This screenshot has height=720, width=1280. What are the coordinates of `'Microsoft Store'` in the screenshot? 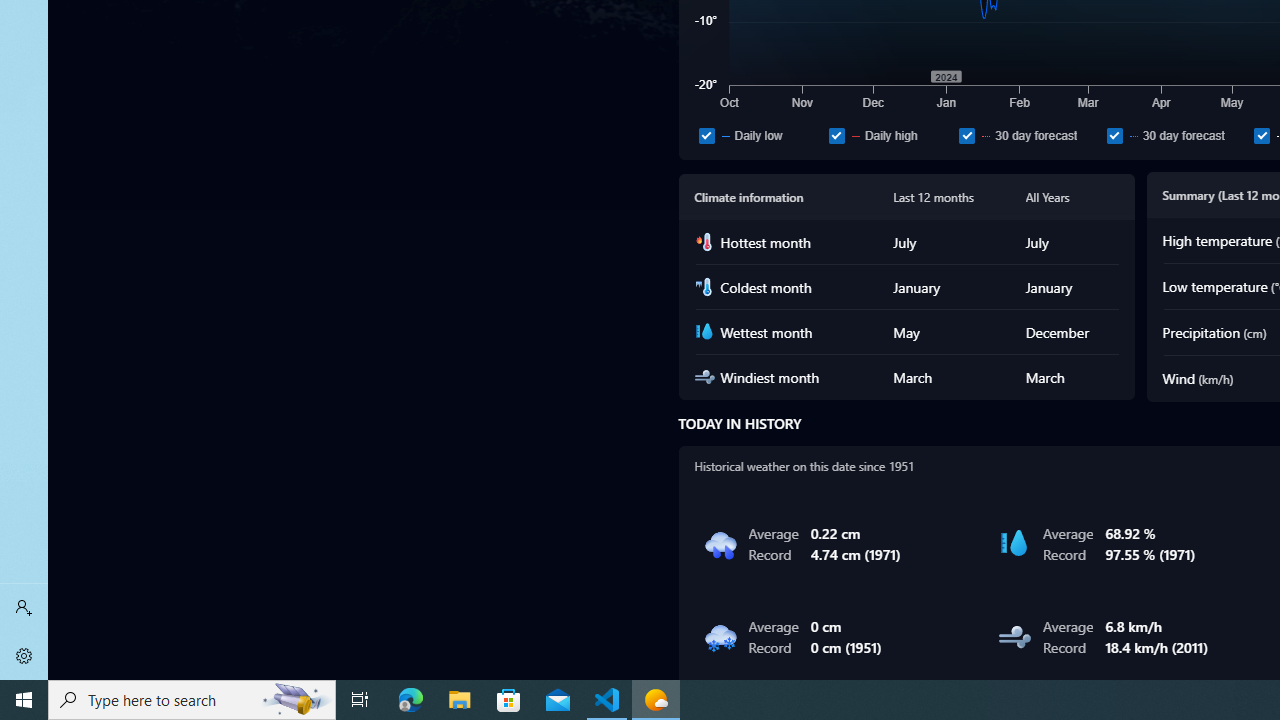 It's located at (509, 698).